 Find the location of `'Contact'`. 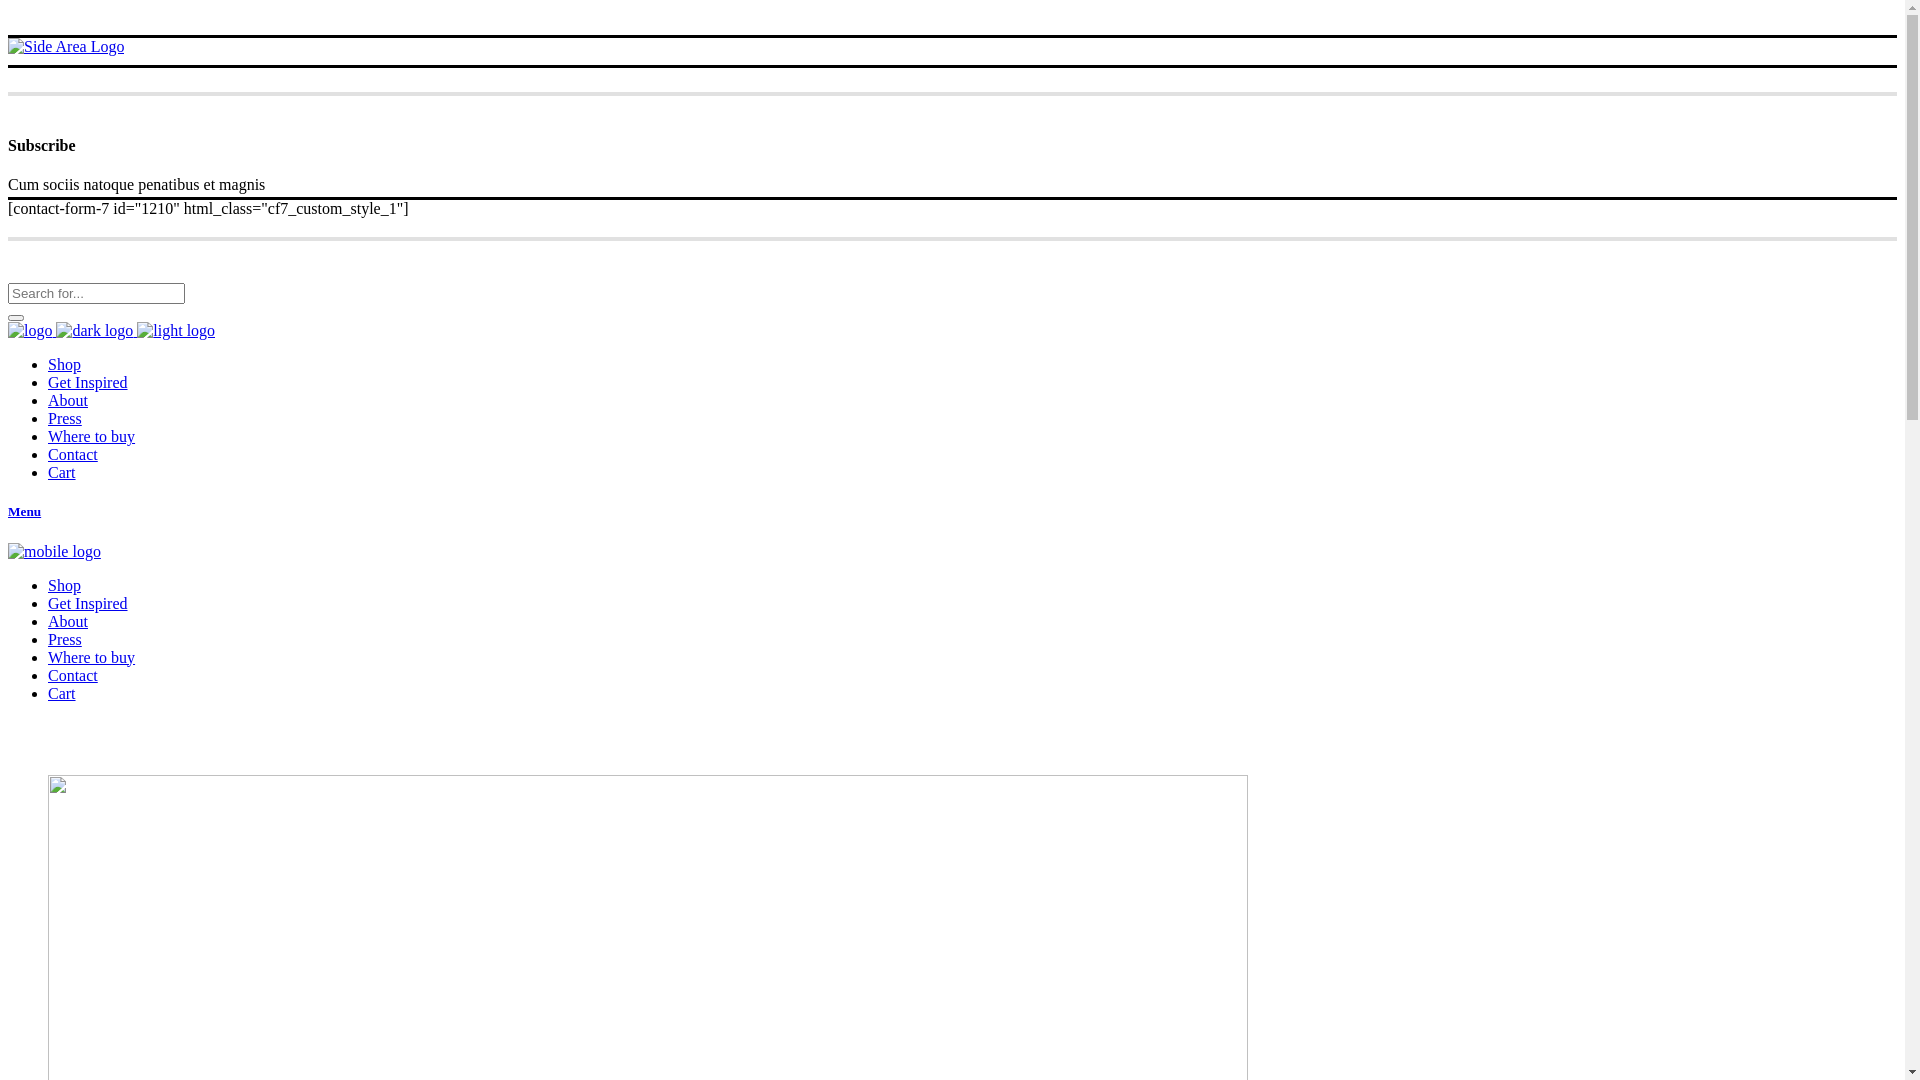

'Contact' is located at coordinates (72, 454).